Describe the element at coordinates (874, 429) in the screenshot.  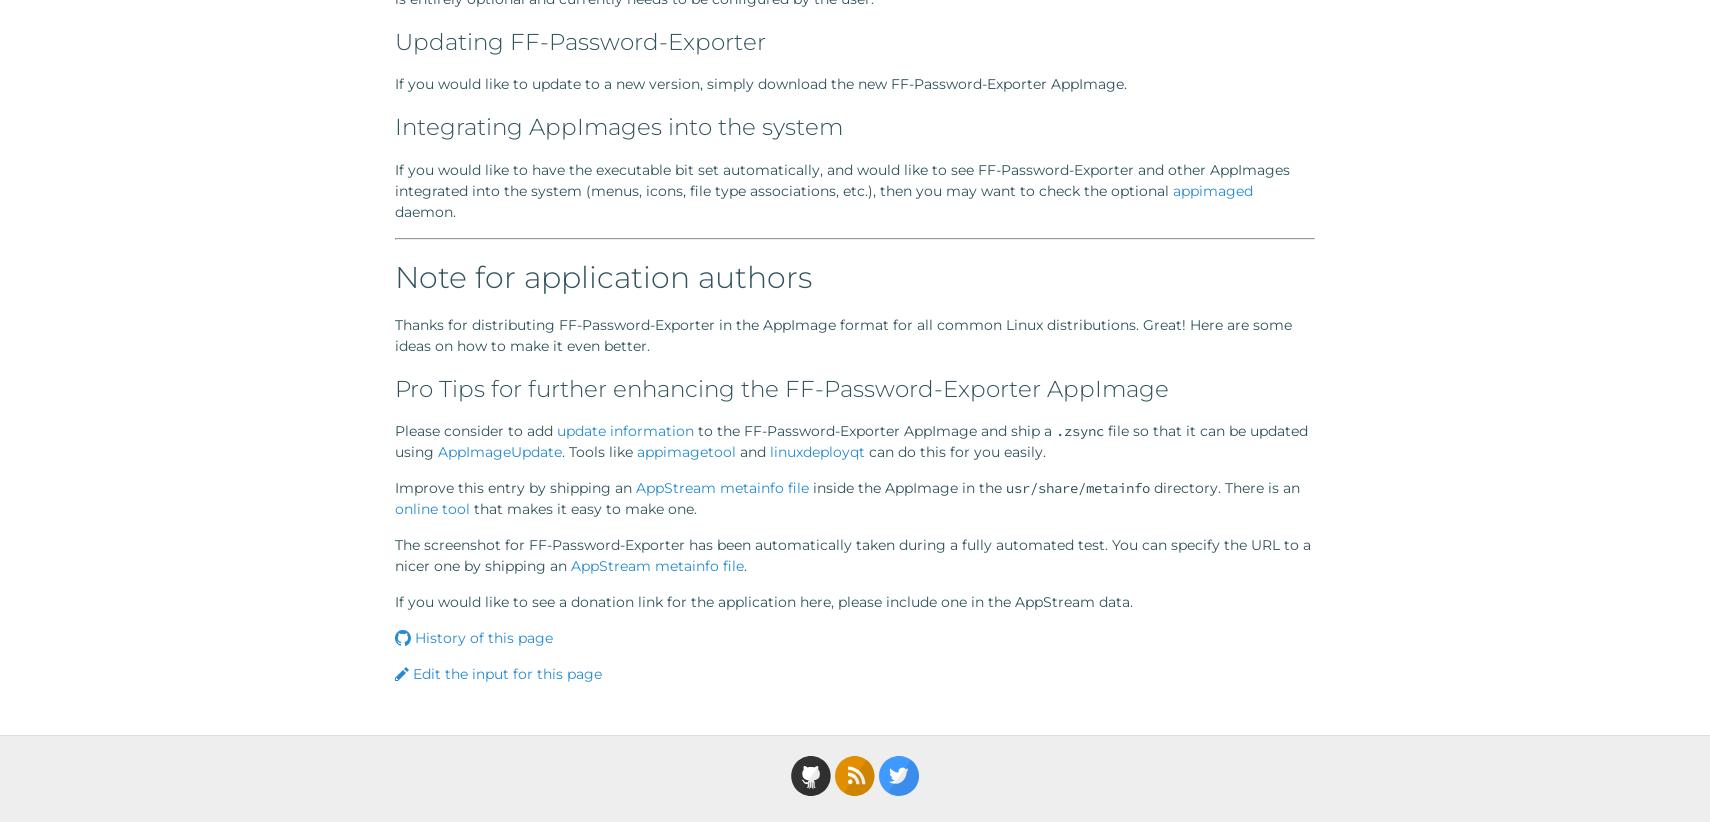
I see `'to the FF-Password-Exporter AppImage and ship a'` at that location.